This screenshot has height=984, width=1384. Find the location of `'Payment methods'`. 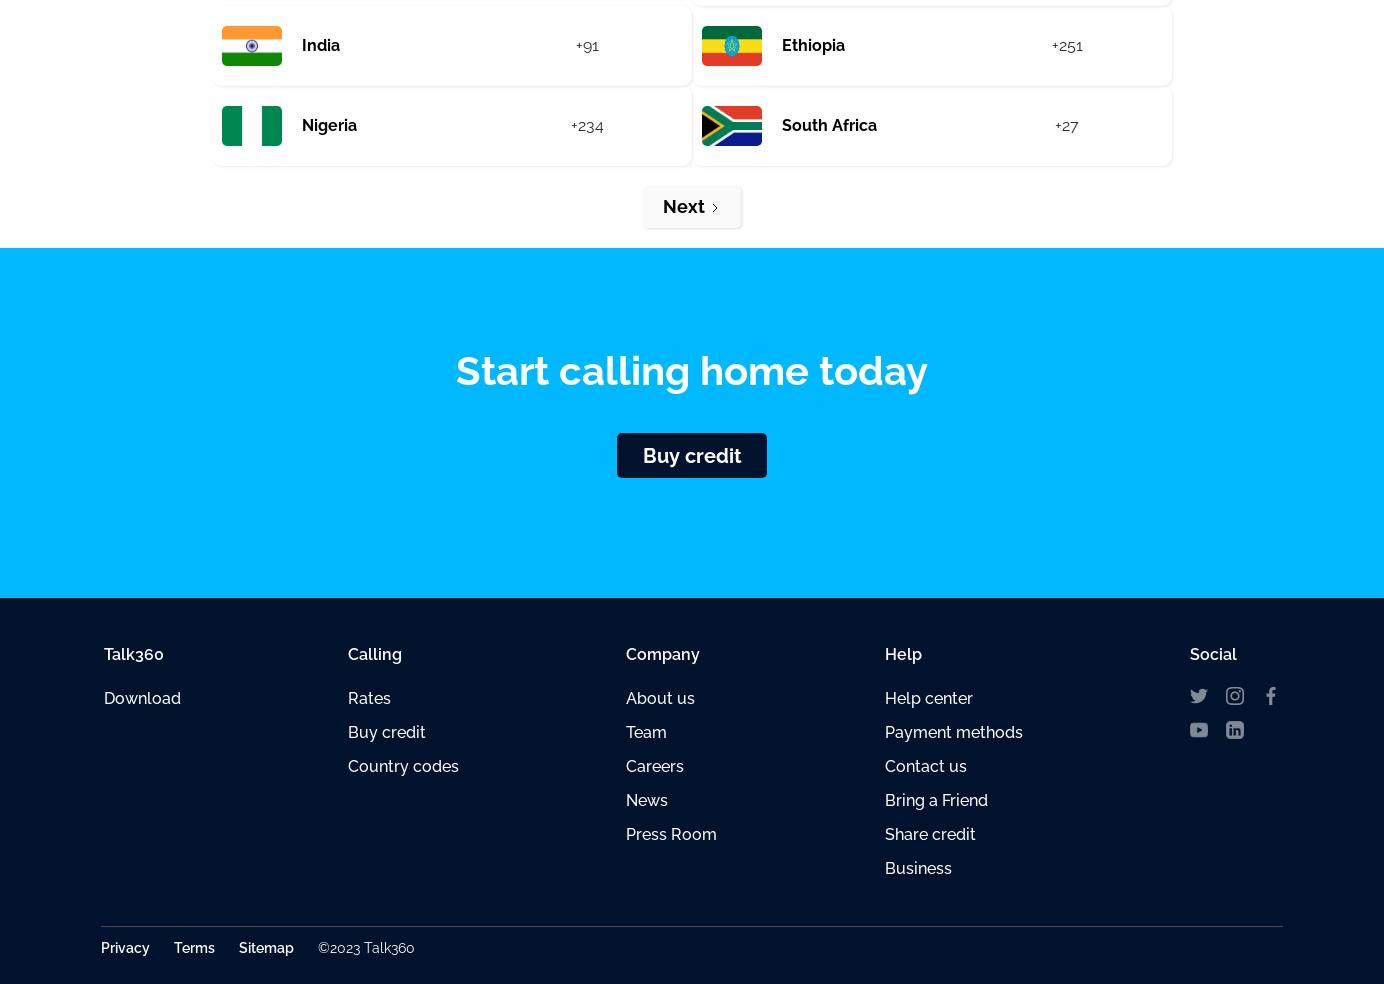

'Payment methods' is located at coordinates (952, 732).